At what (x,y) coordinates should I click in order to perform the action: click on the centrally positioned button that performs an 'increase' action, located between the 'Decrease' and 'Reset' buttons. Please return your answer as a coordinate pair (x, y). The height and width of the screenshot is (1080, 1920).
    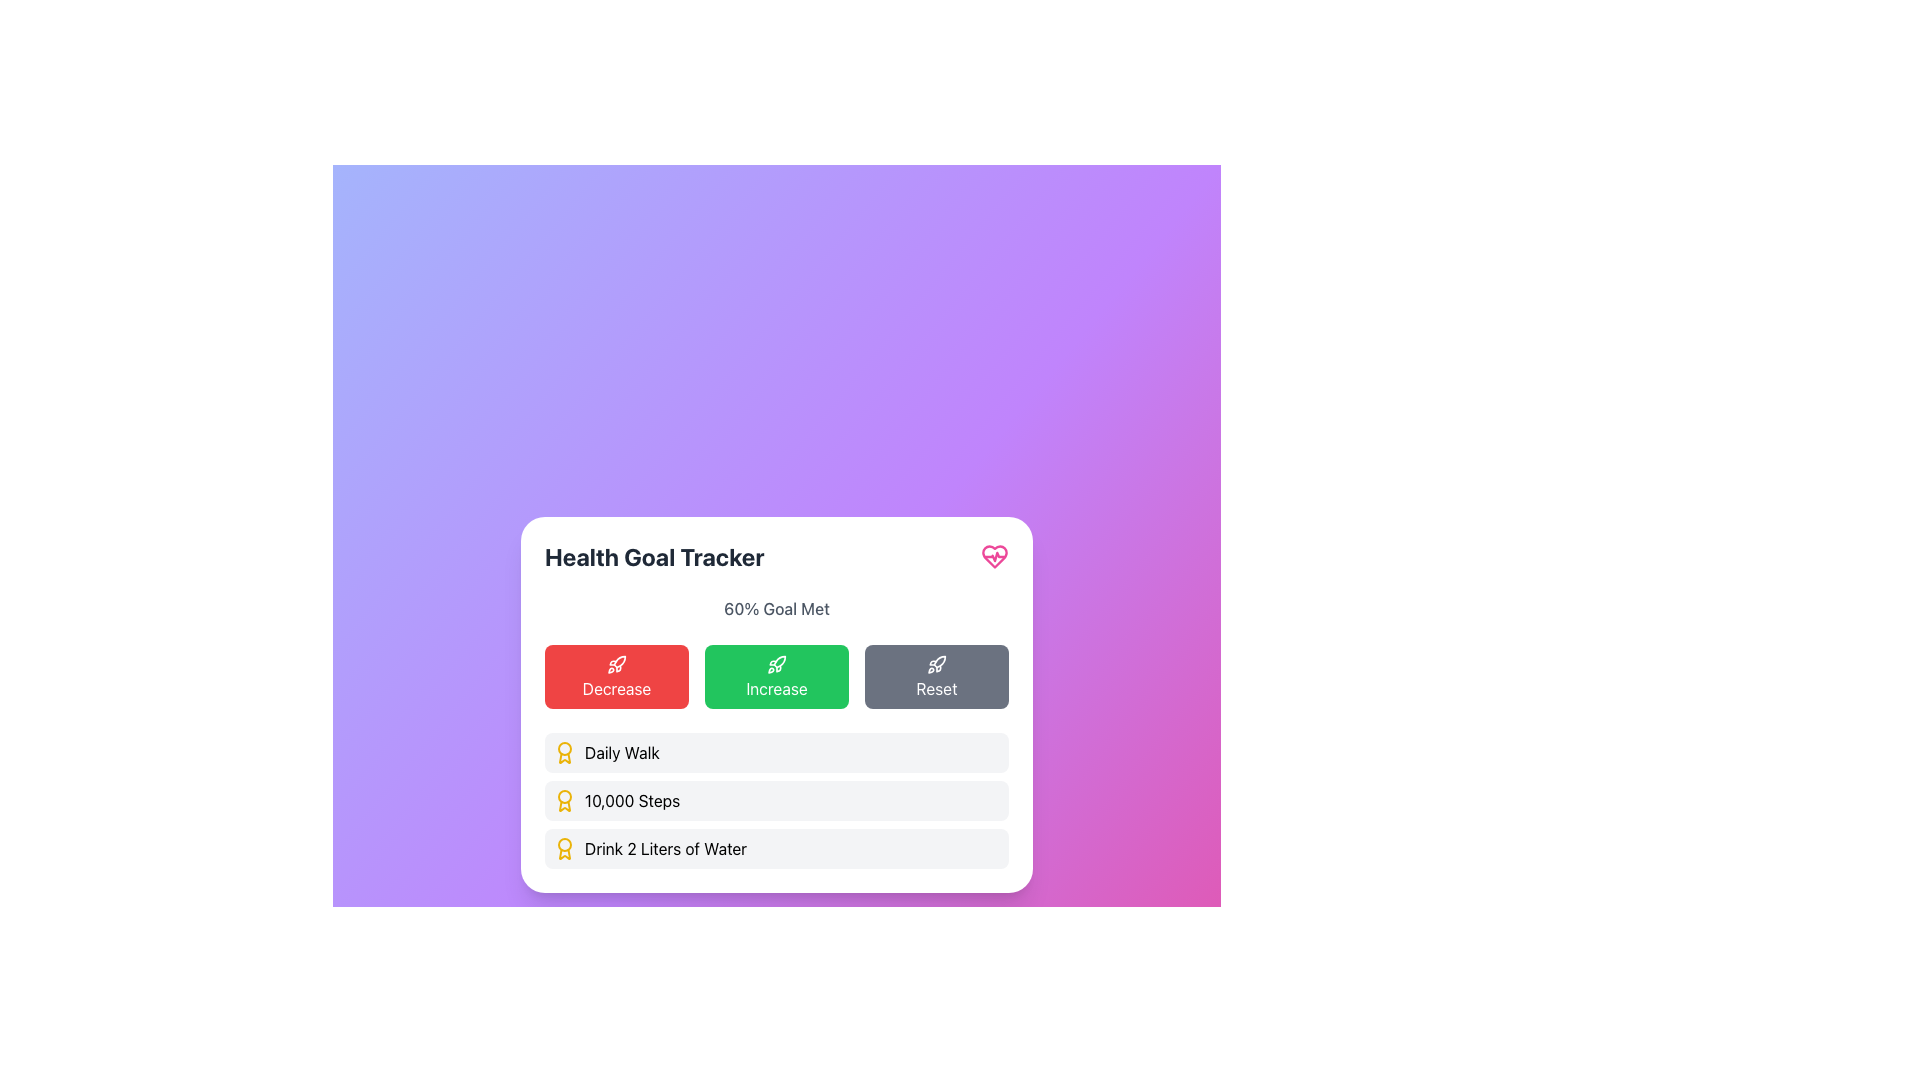
    Looking at the image, I should click on (776, 676).